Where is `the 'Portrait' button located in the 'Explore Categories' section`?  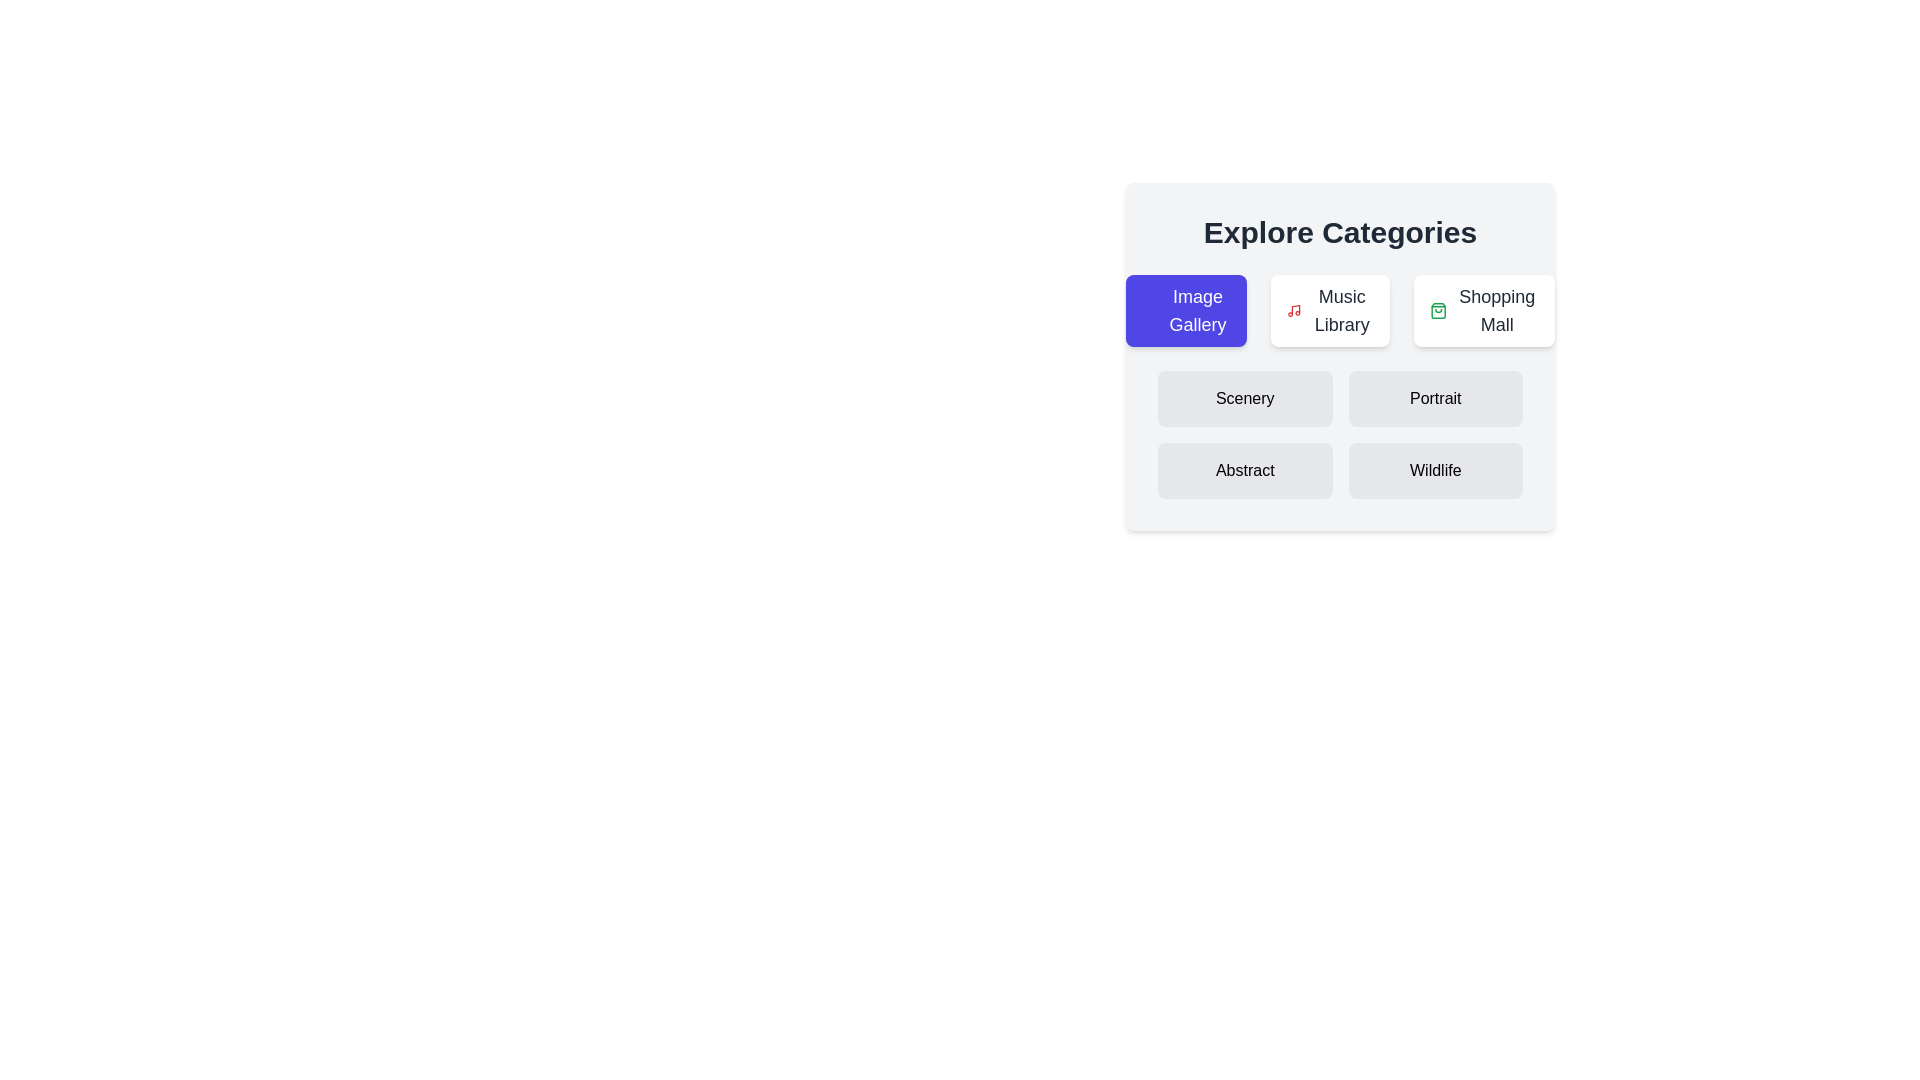 the 'Portrait' button located in the 'Explore Categories' section is located at coordinates (1434, 398).